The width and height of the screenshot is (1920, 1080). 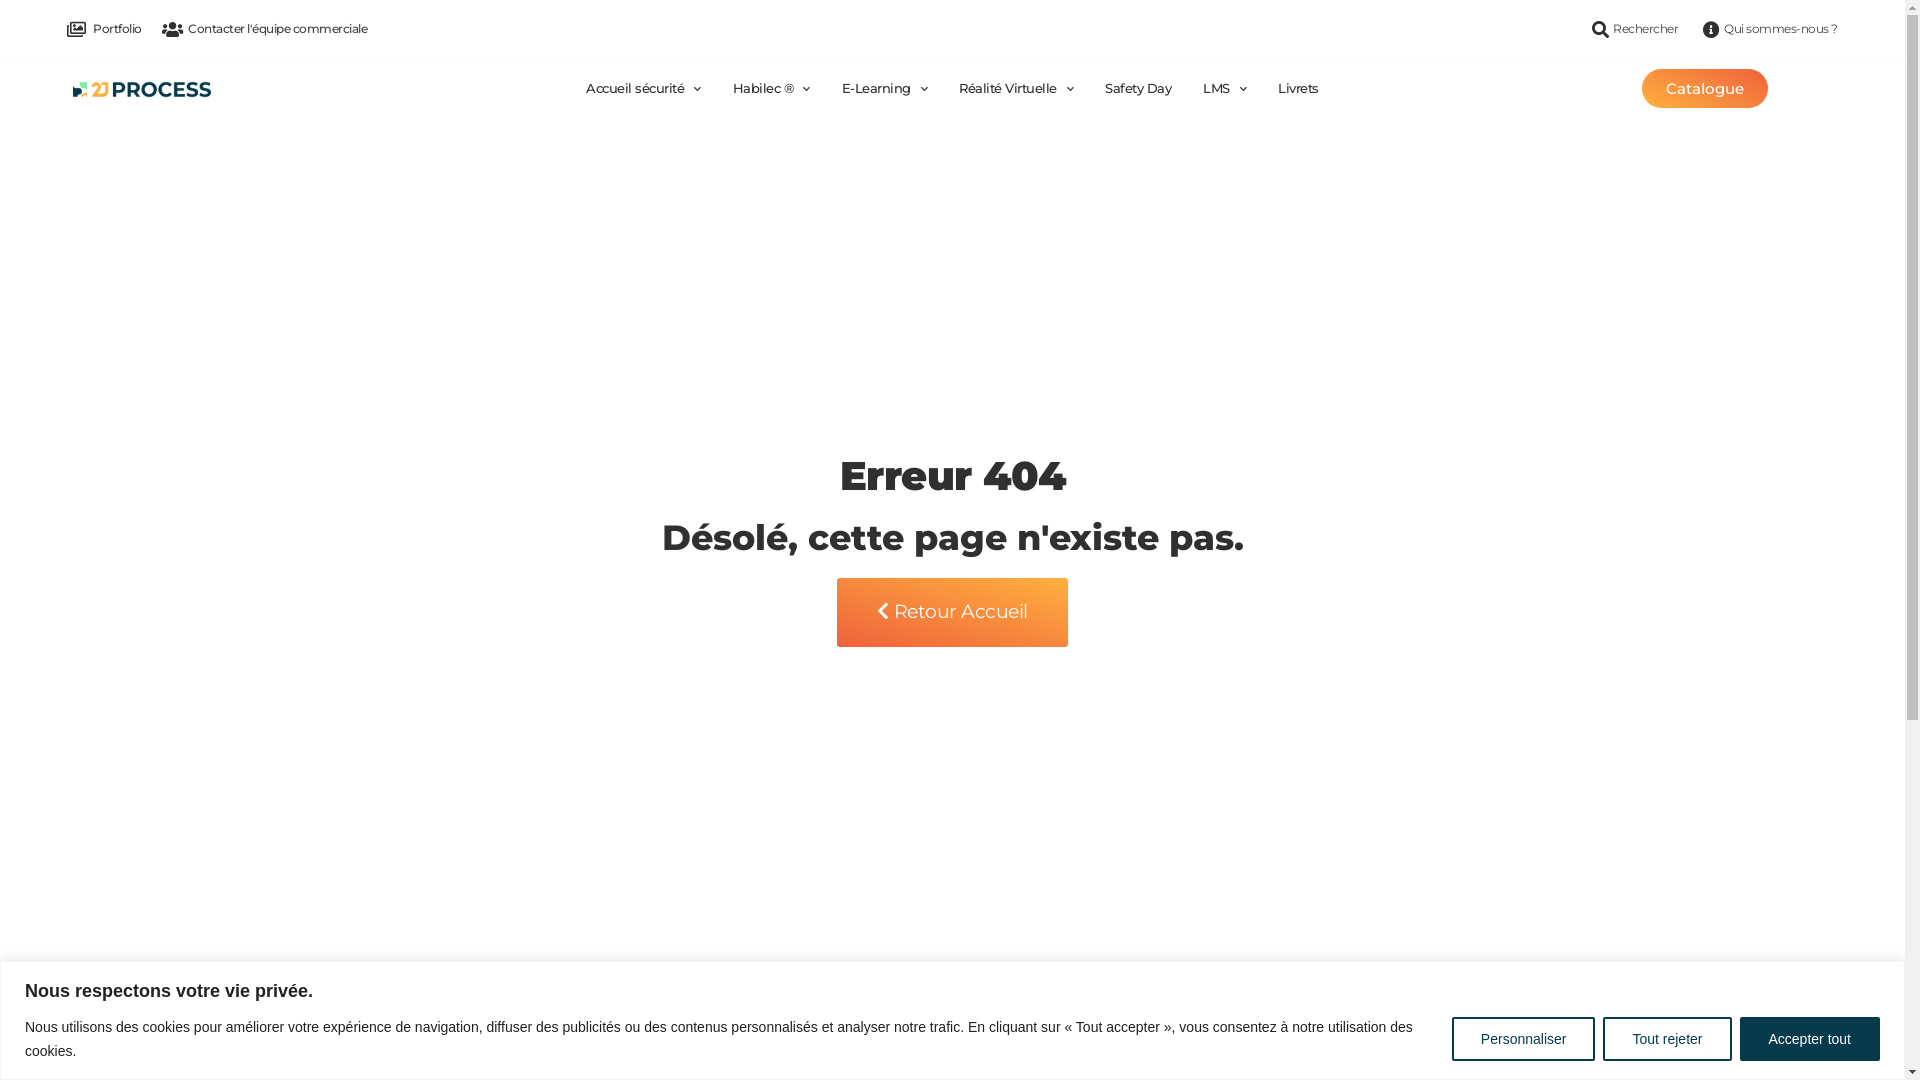 What do you see at coordinates (1632, 29) in the screenshot?
I see `'Rechercher'` at bounding box center [1632, 29].